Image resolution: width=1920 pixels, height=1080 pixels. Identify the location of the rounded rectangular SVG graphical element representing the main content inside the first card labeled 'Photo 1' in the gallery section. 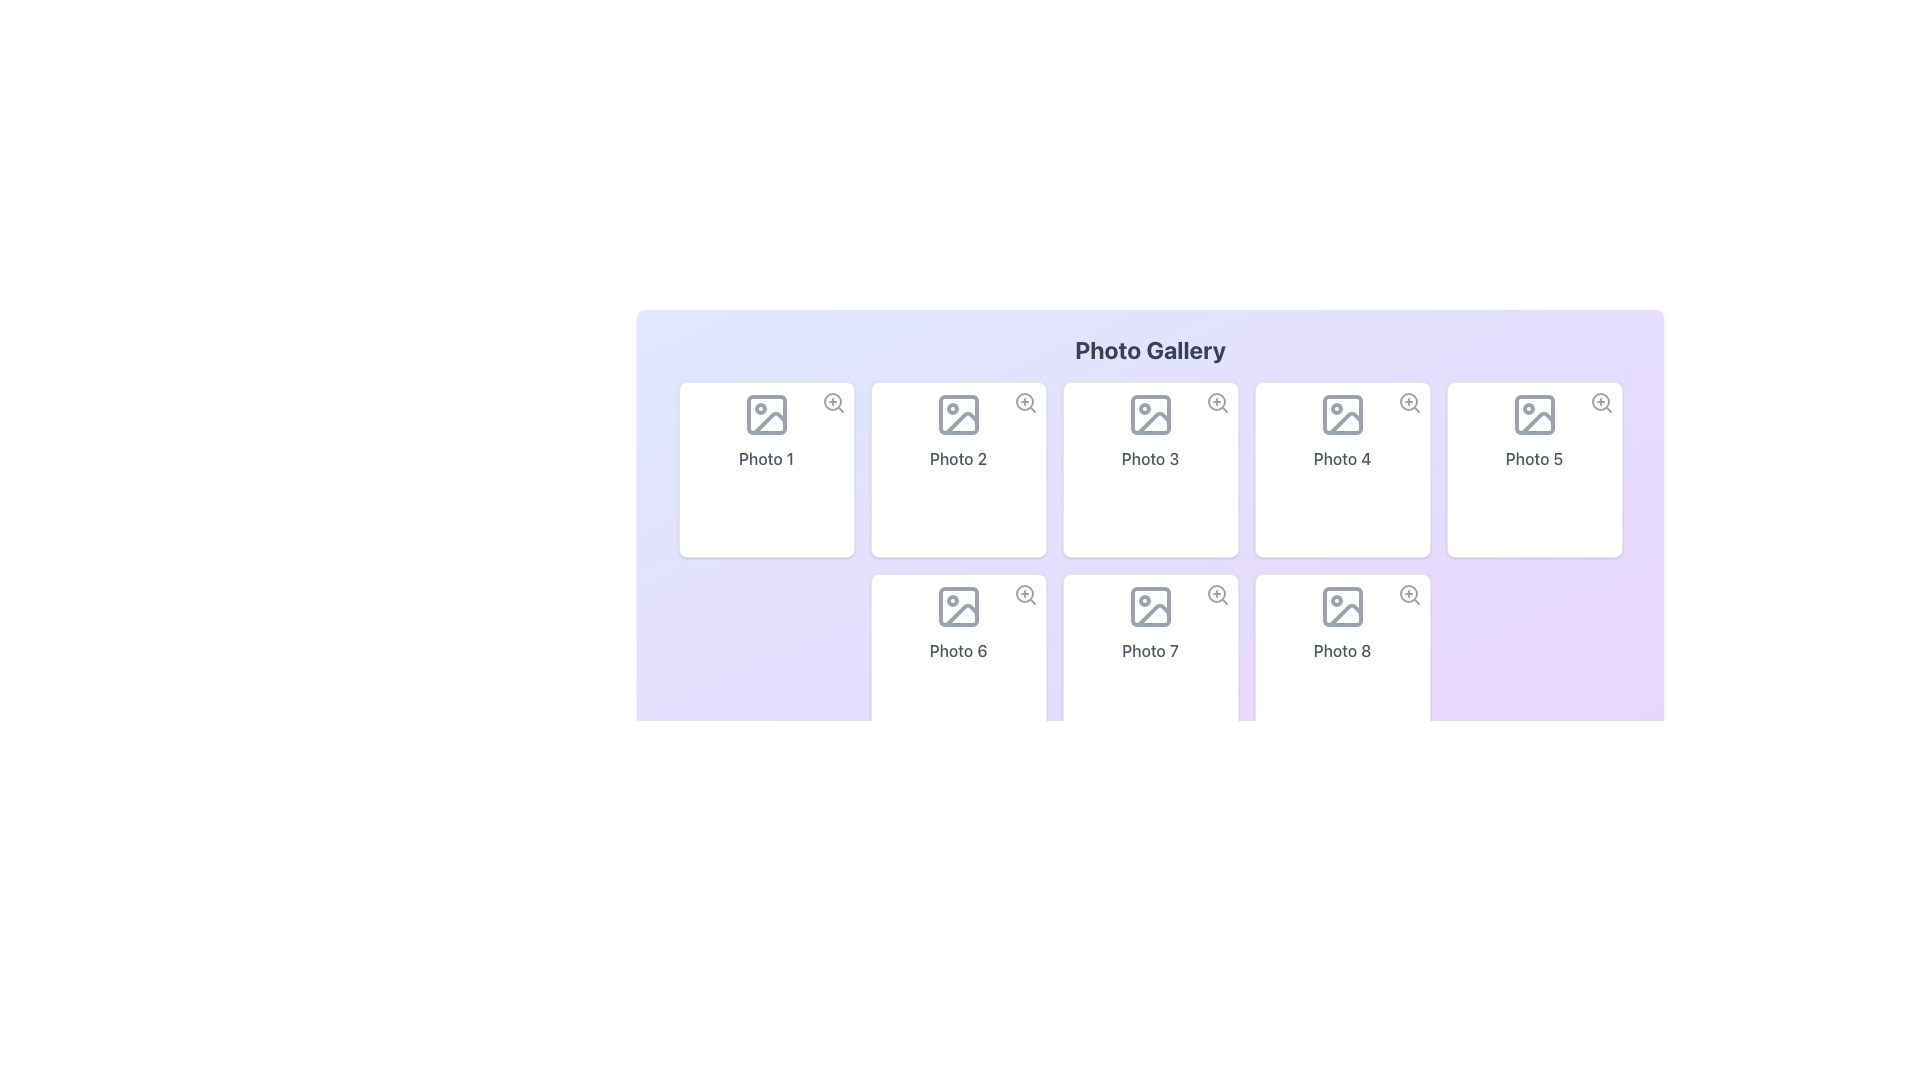
(765, 414).